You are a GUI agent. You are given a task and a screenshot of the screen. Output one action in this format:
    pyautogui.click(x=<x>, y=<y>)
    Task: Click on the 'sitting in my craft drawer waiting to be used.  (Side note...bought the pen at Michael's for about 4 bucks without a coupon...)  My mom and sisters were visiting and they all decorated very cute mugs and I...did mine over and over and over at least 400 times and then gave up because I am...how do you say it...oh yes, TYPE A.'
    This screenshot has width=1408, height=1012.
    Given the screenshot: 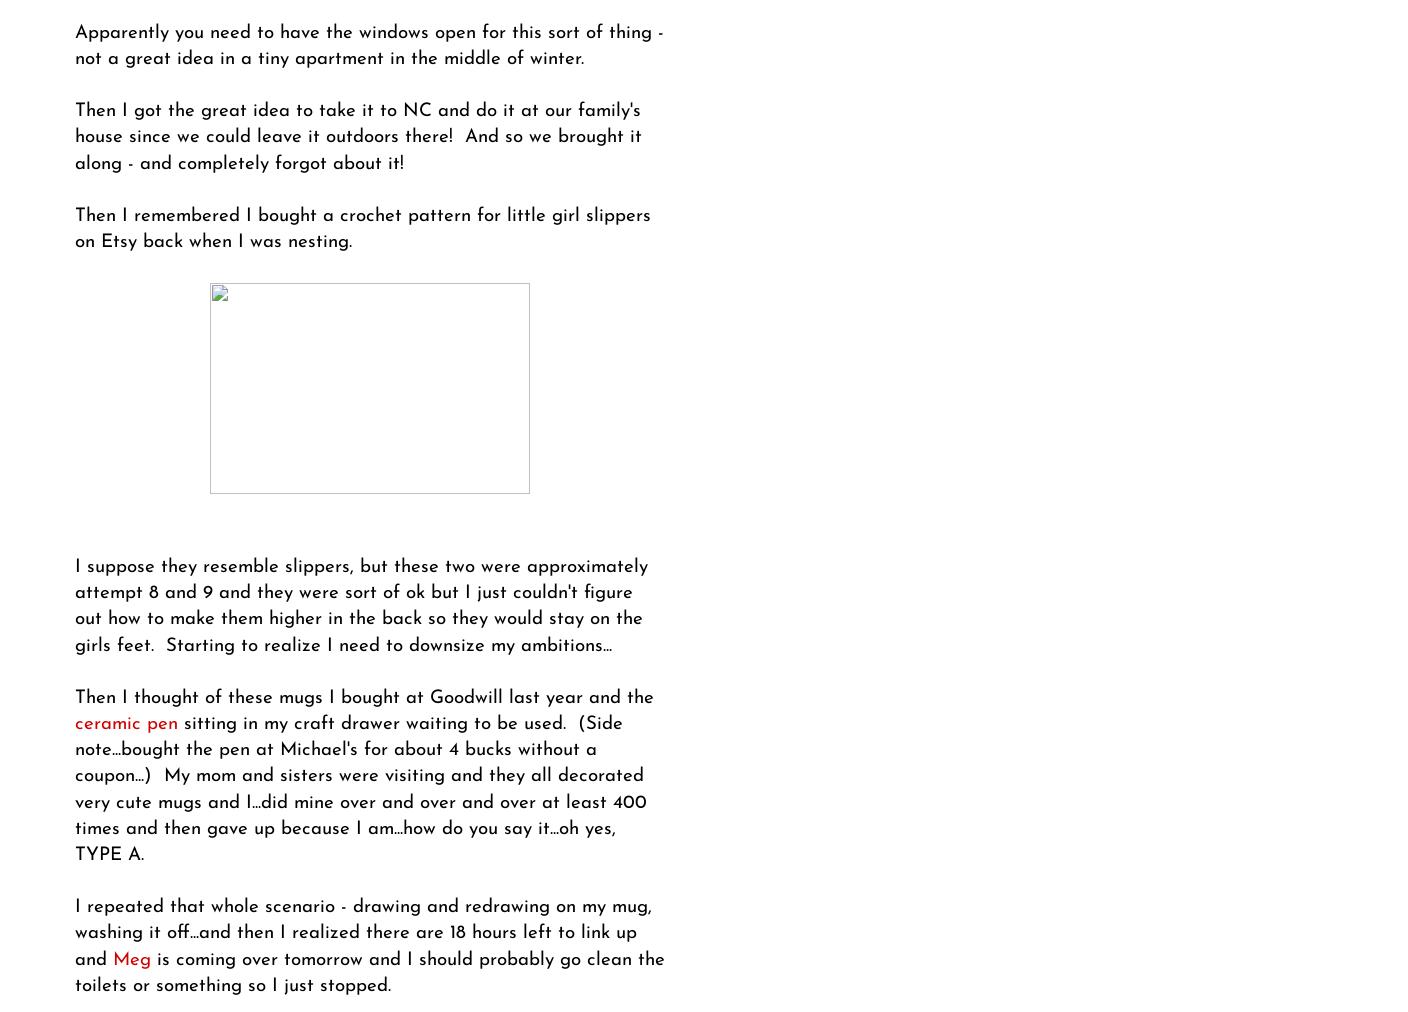 What is the action you would take?
    pyautogui.click(x=74, y=788)
    